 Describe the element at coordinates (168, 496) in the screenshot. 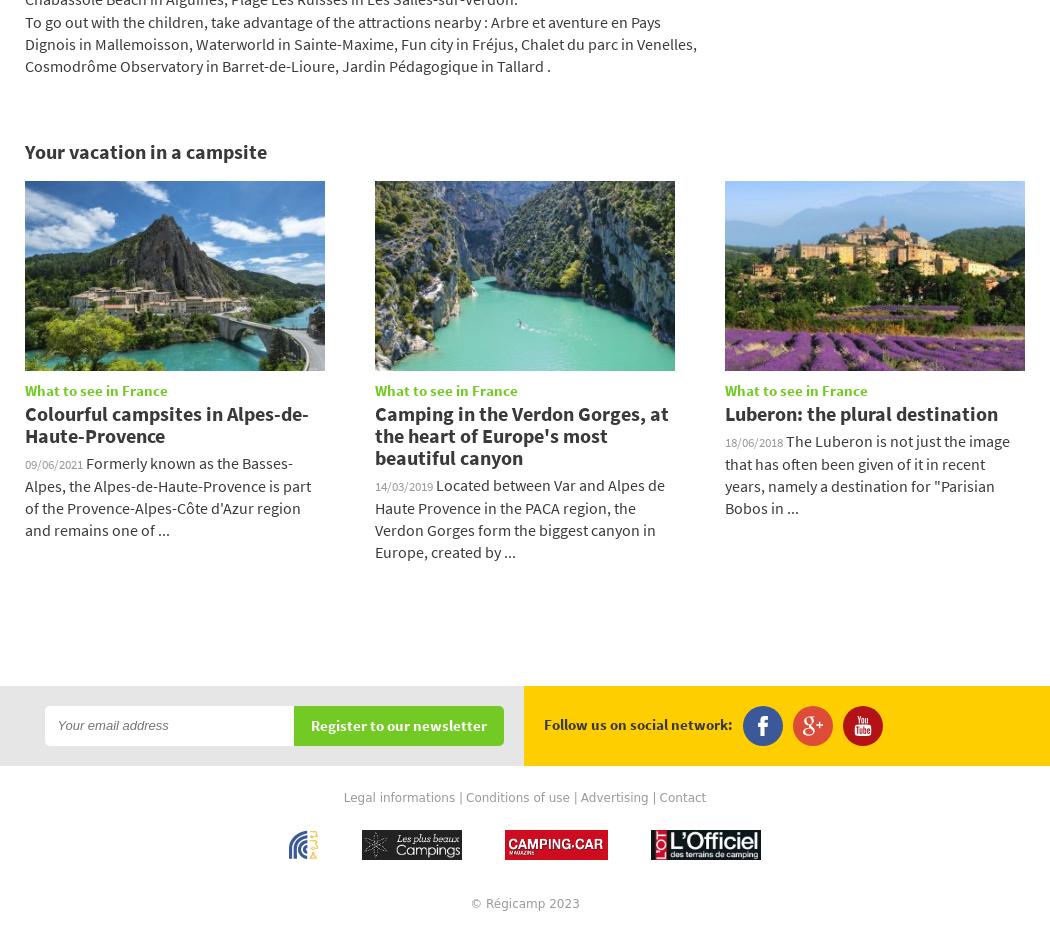

I see `'Formerly known as the Basses-Alpes, the Alpes-de-Haute-Provence is part of the Provence-Alpes-Côte d'Azur region and remains one of ...'` at that location.